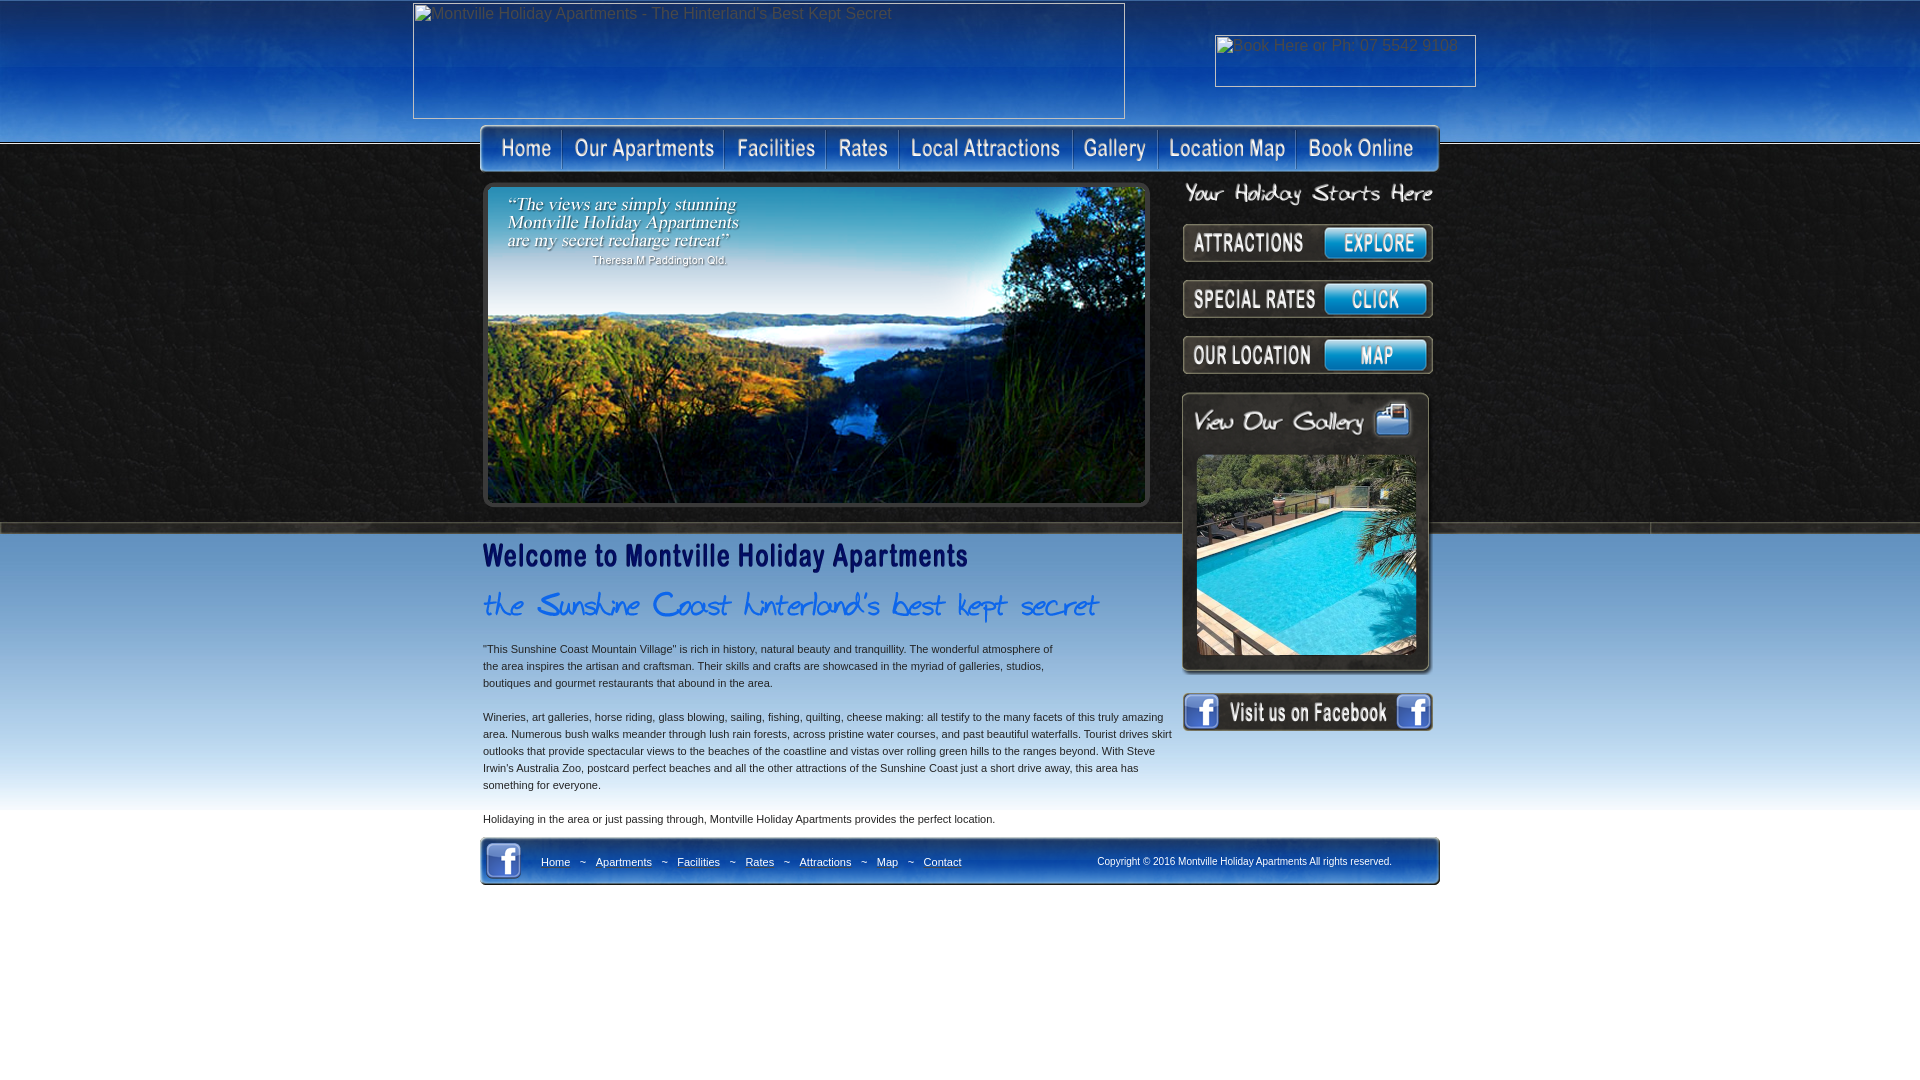 The height and width of the screenshot is (1080, 1920). Describe the element at coordinates (541, 859) in the screenshot. I see `'Home'` at that location.